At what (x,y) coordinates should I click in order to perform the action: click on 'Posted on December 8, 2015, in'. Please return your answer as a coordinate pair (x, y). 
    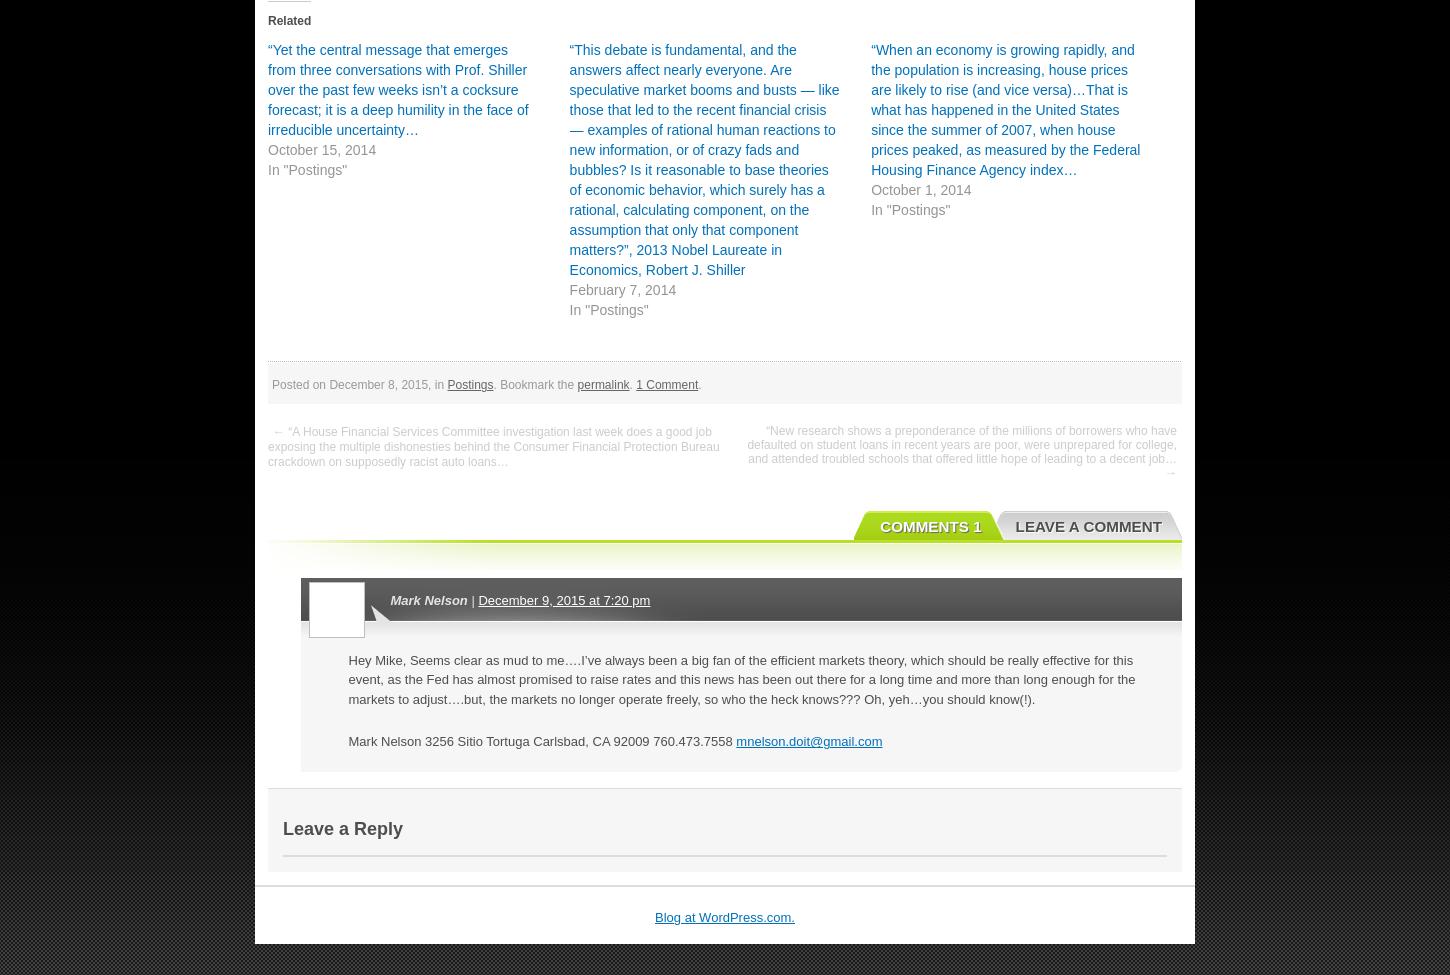
    Looking at the image, I should click on (359, 382).